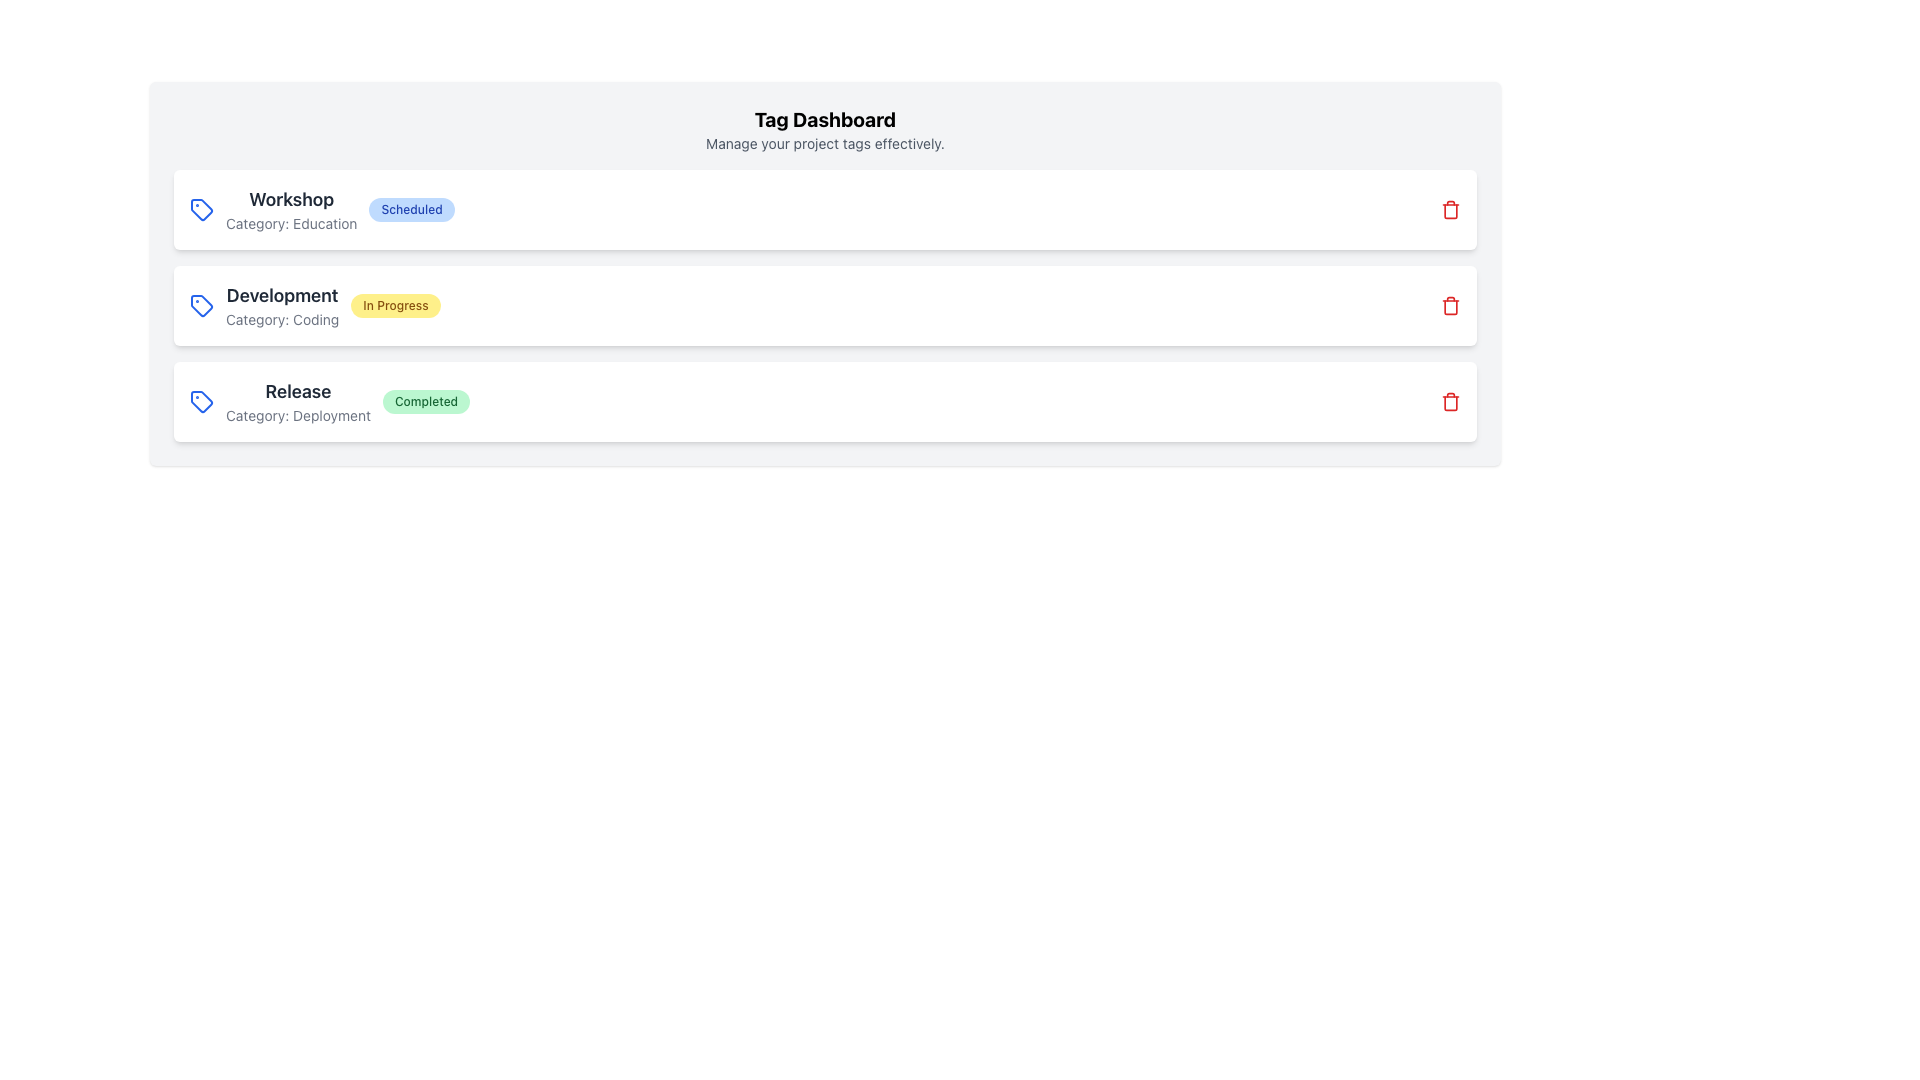 The width and height of the screenshot is (1920, 1080). What do you see at coordinates (297, 392) in the screenshot?
I see `the 'Release' text label located in the third card of a vertical list` at bounding box center [297, 392].